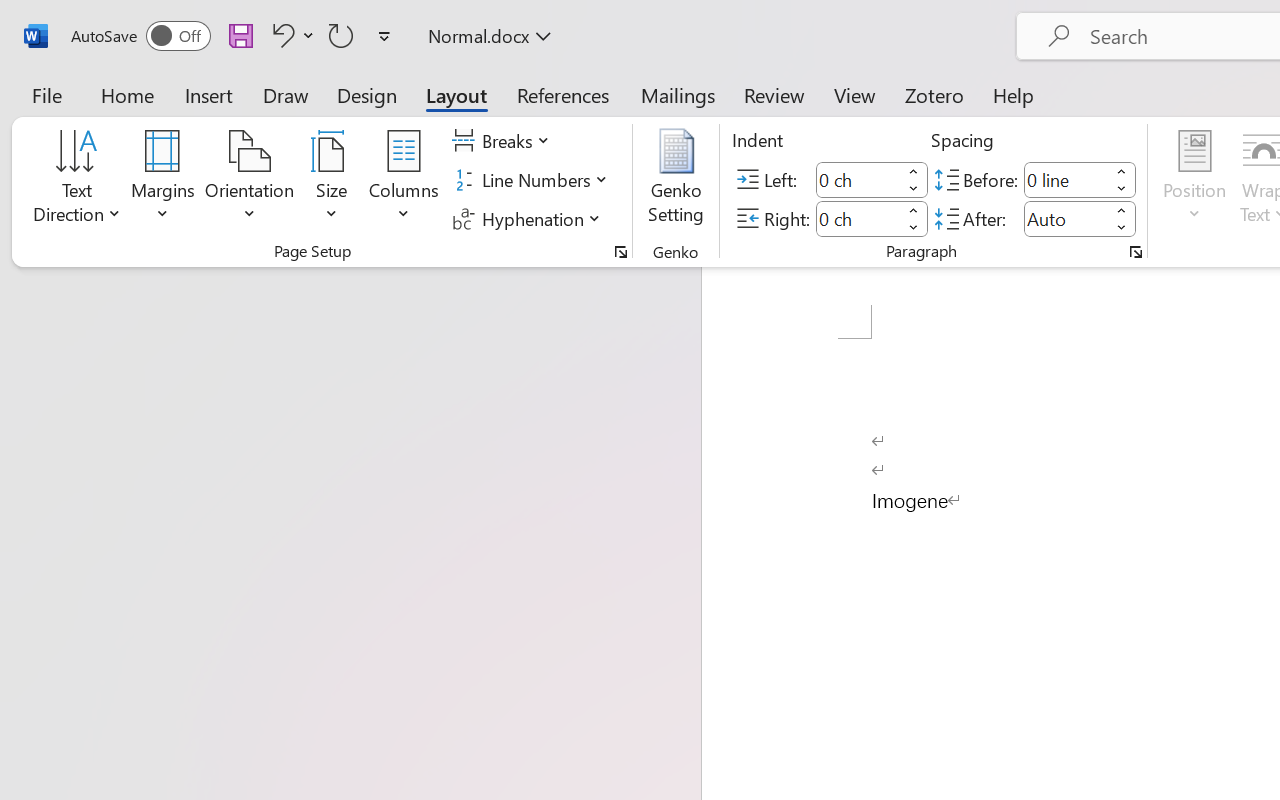  I want to click on 'Hyphenation', so click(529, 218).